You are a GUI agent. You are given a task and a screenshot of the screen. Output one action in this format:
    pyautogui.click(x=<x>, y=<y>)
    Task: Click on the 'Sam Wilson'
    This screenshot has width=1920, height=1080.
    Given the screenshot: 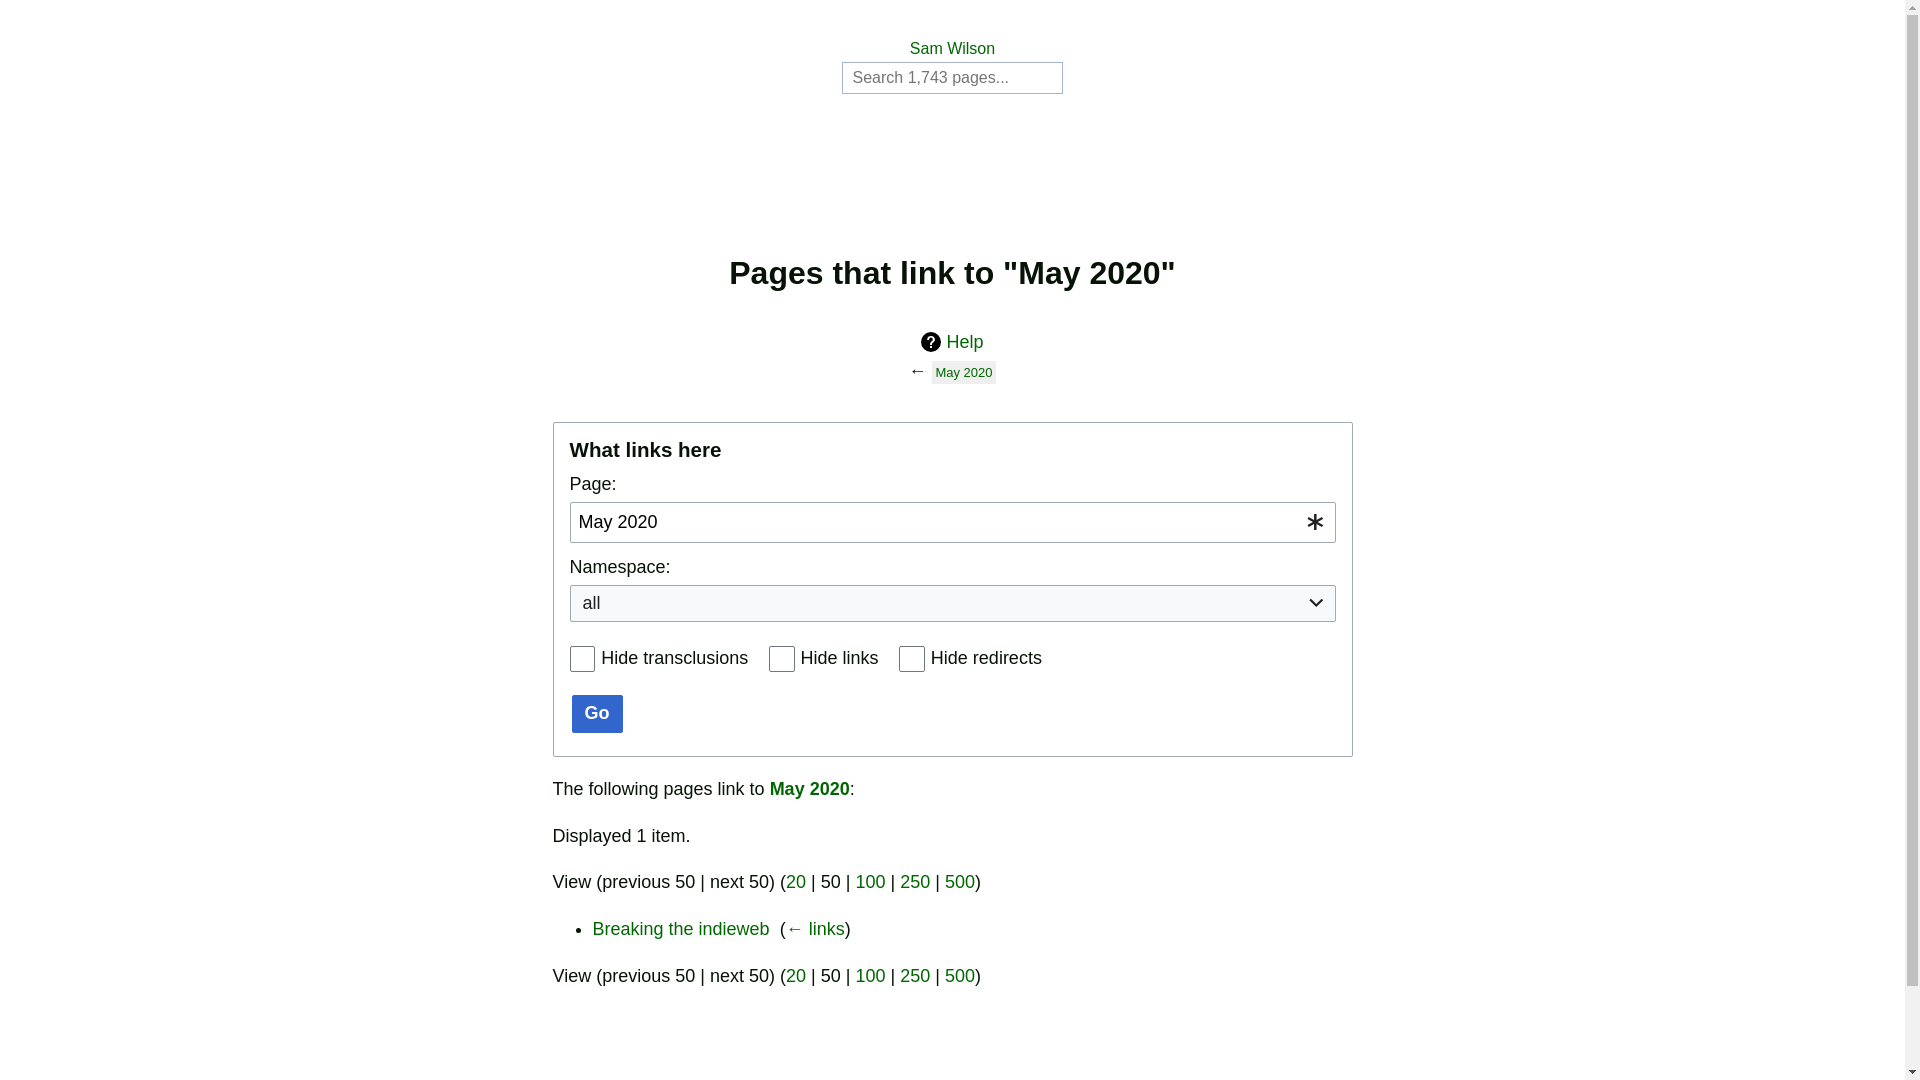 What is the action you would take?
    pyautogui.click(x=909, y=47)
    